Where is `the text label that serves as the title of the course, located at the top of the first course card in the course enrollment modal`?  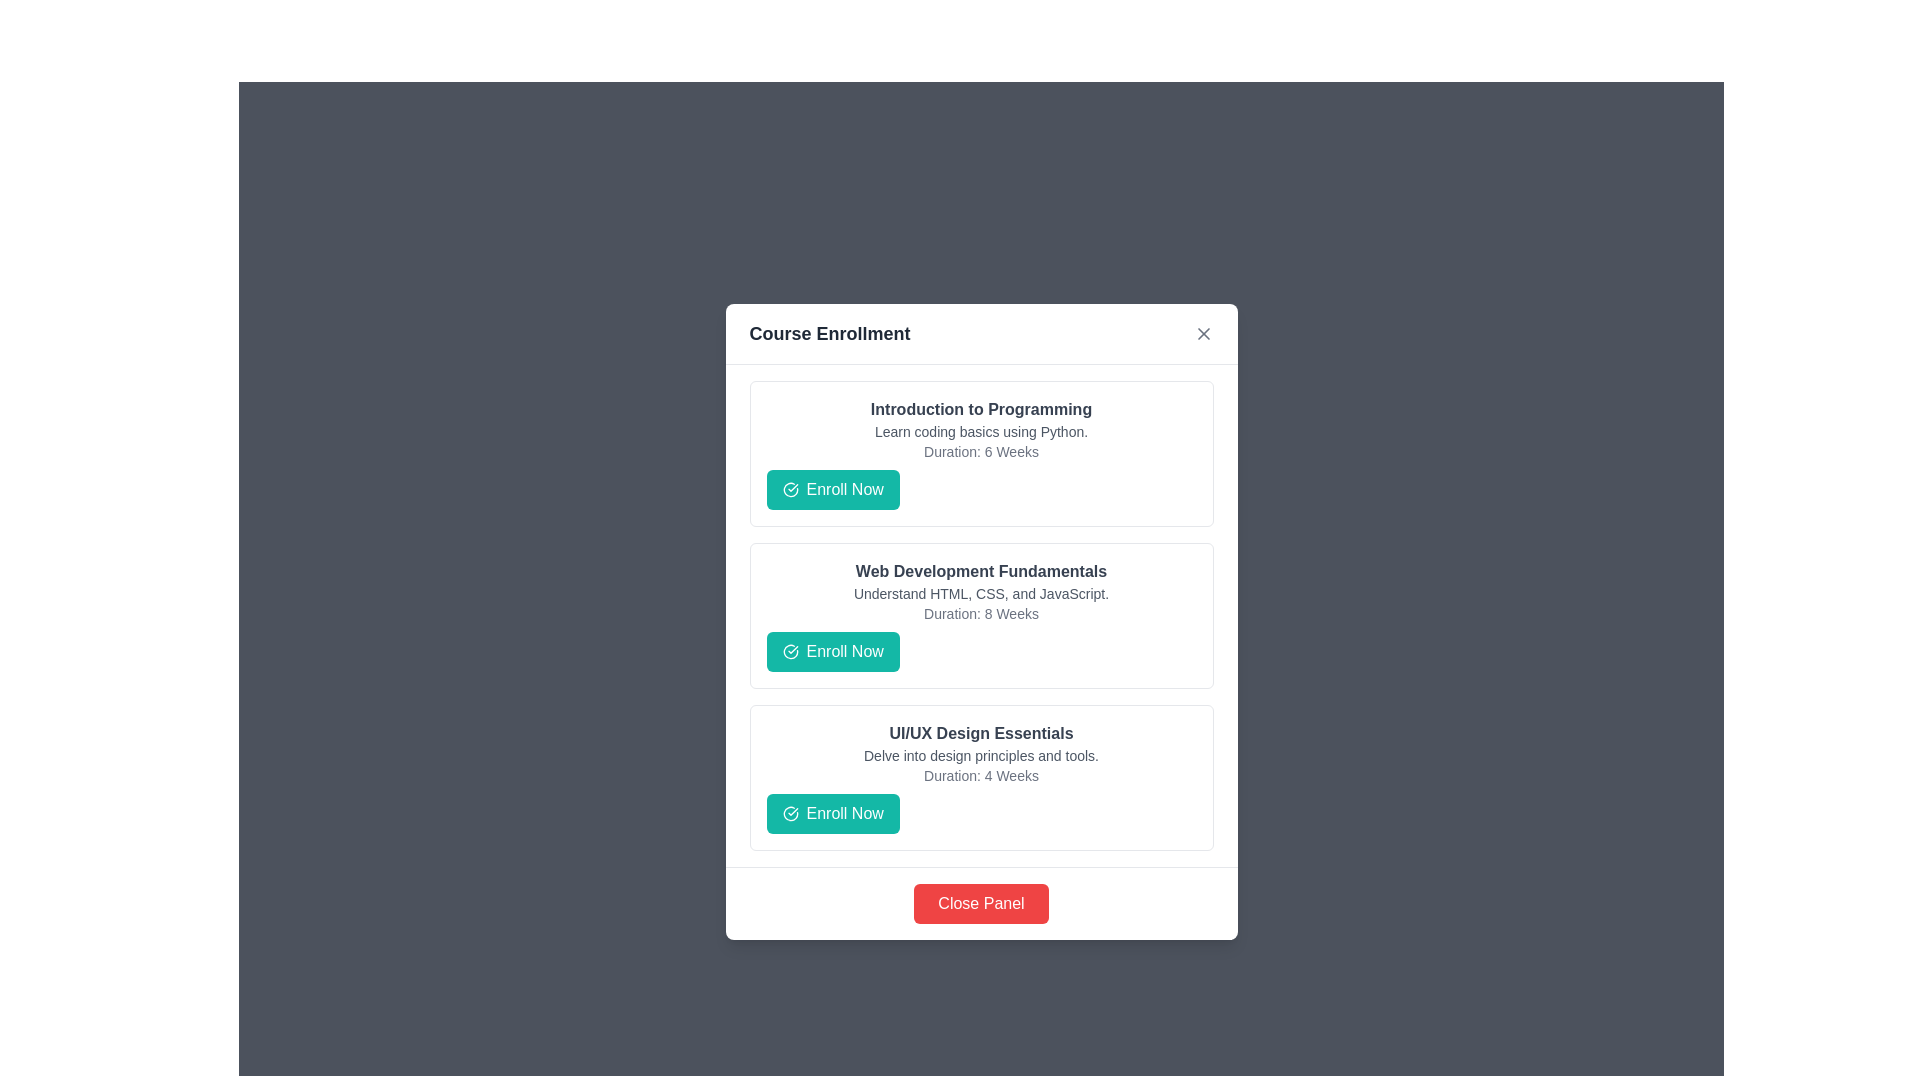
the text label that serves as the title of the course, located at the top of the first course card in the course enrollment modal is located at coordinates (981, 408).